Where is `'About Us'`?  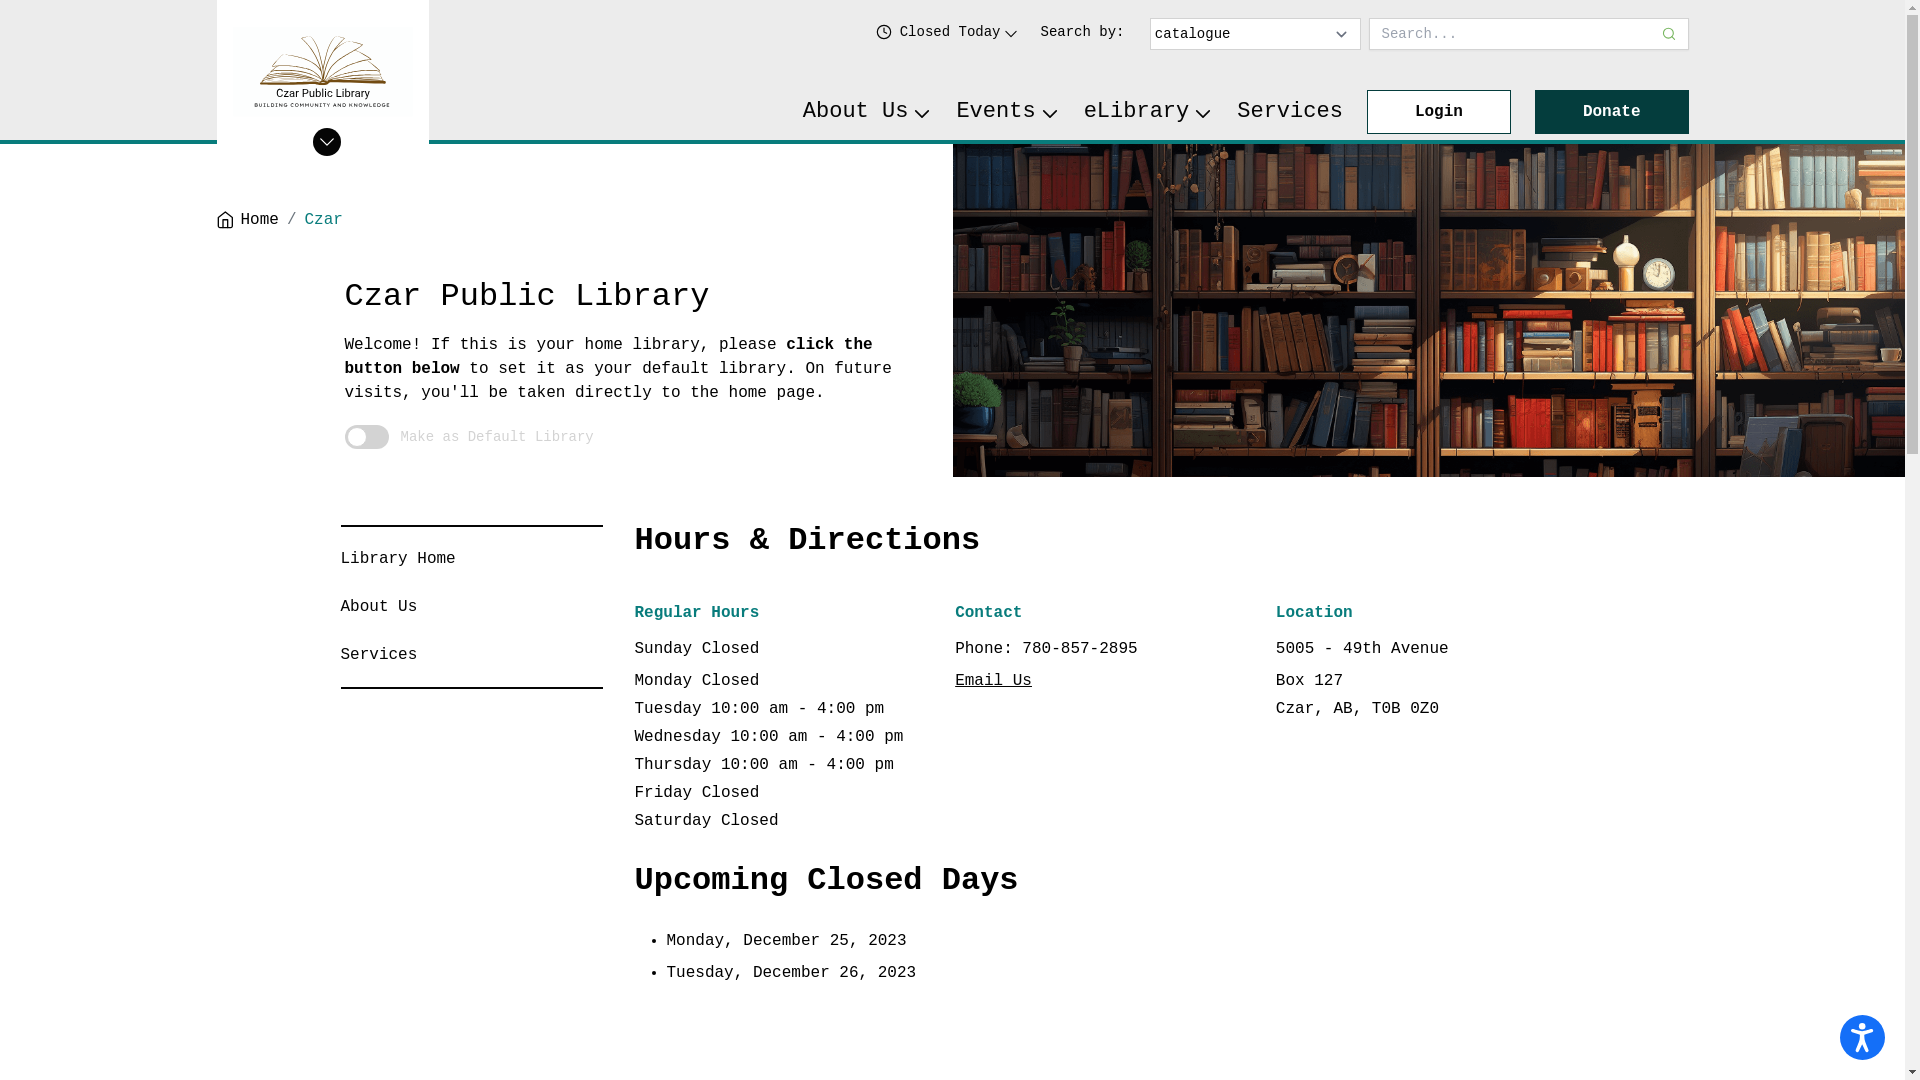
'About Us' is located at coordinates (802, 111).